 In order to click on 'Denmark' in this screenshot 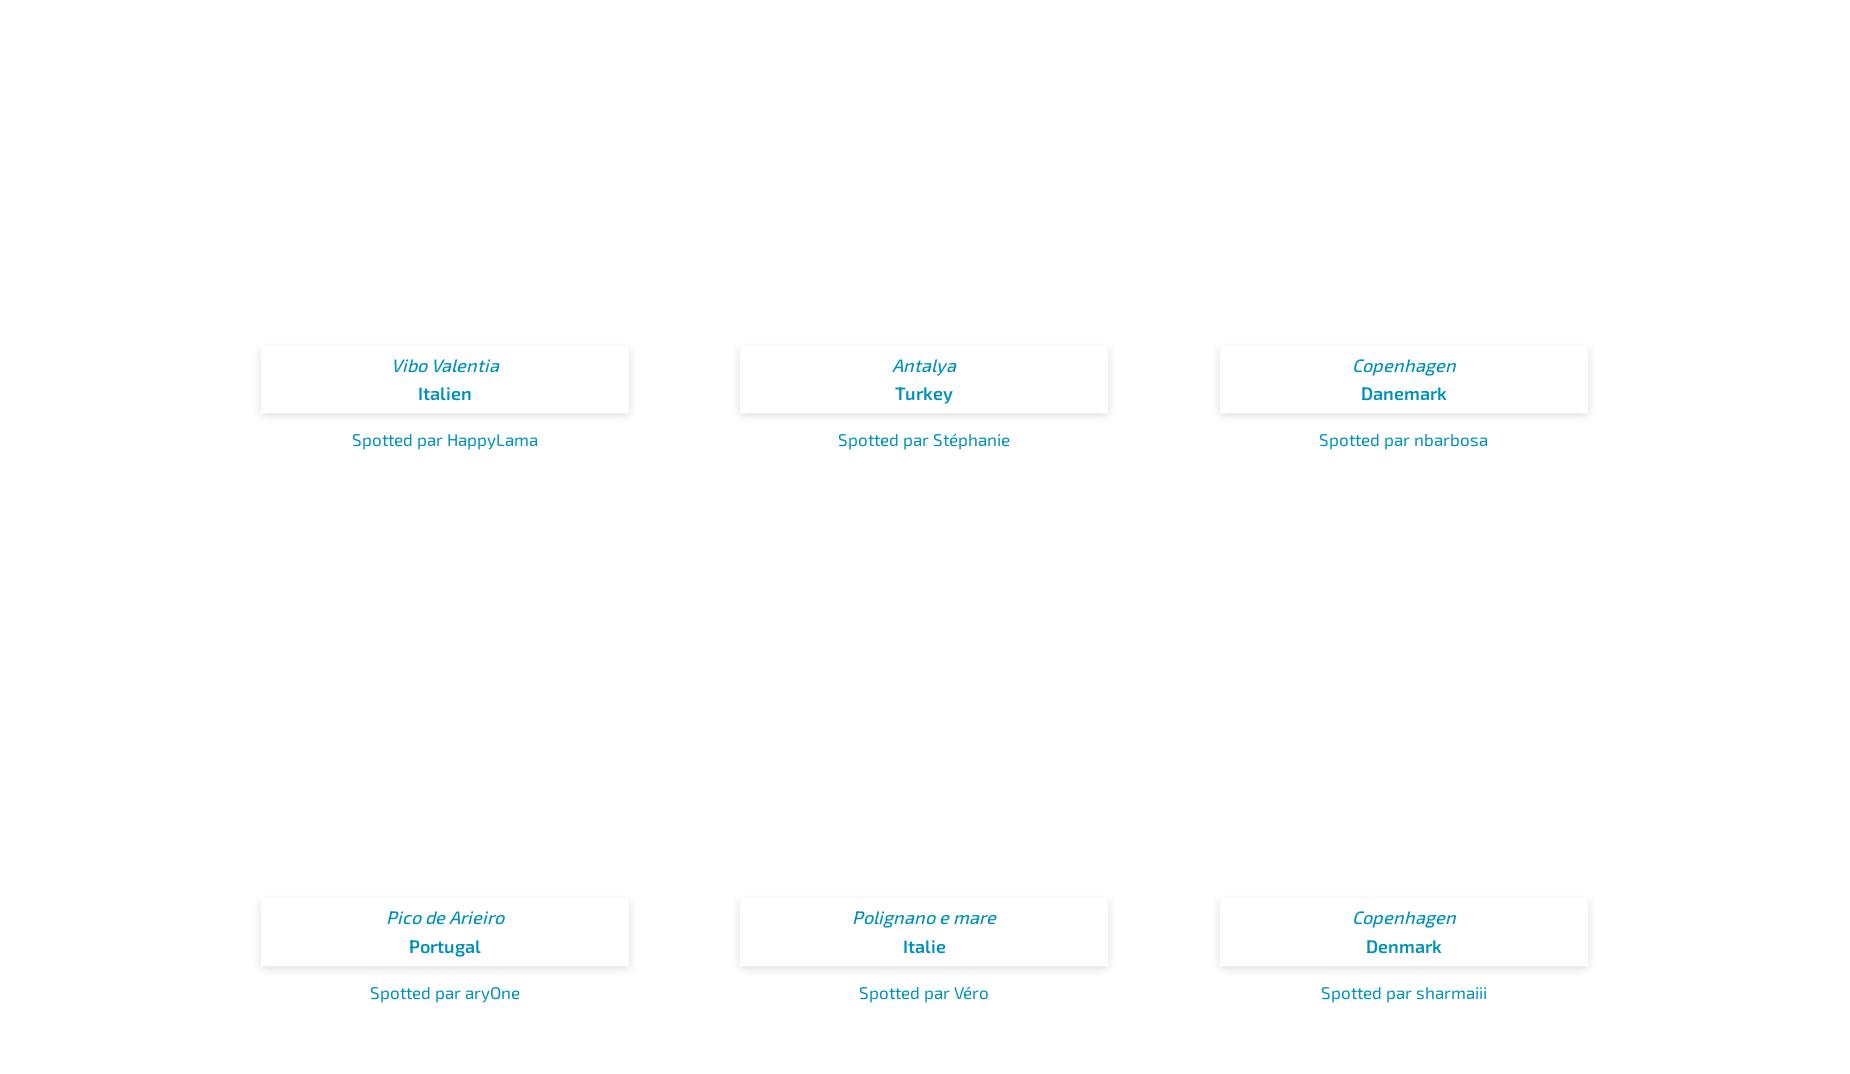, I will do `click(1403, 945)`.